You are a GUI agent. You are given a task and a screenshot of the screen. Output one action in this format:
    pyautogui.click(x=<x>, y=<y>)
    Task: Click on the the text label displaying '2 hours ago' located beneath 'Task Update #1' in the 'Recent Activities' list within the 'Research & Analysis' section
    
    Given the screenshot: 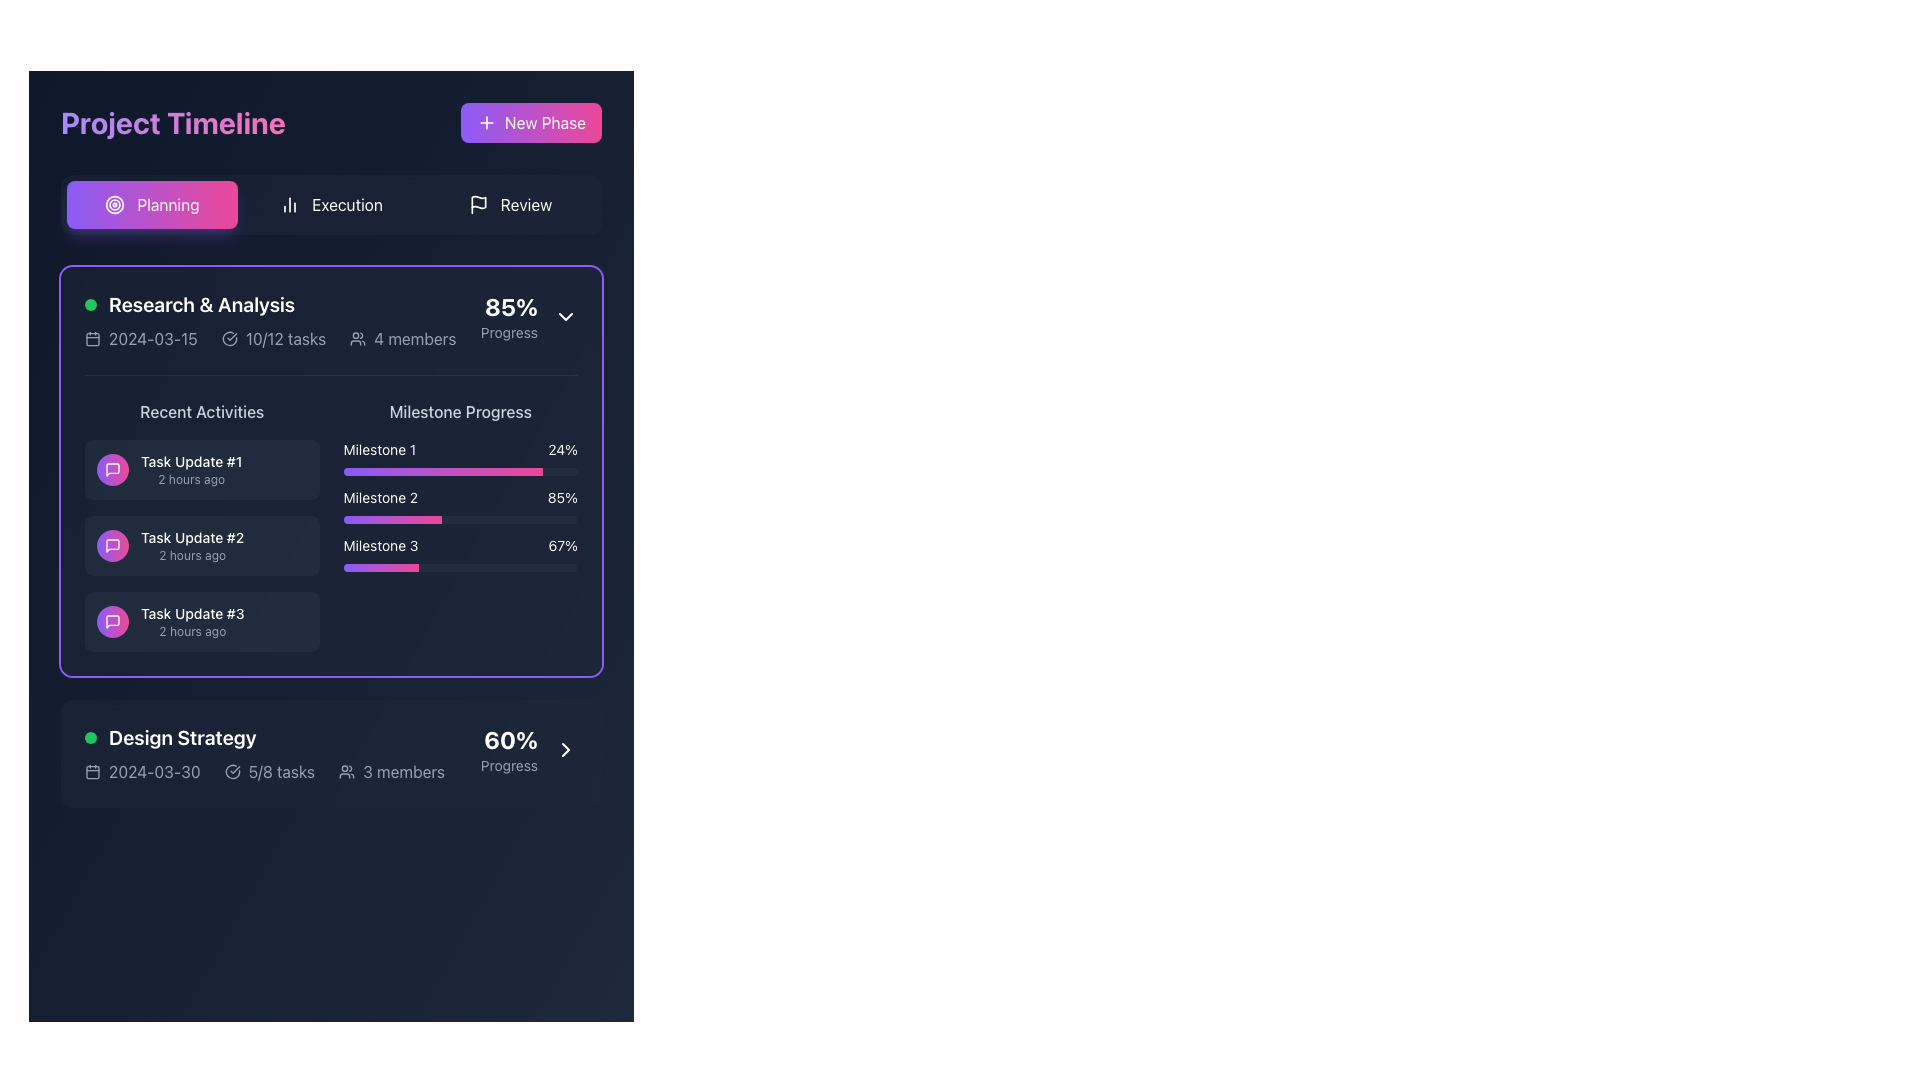 What is the action you would take?
    pyautogui.click(x=191, y=479)
    